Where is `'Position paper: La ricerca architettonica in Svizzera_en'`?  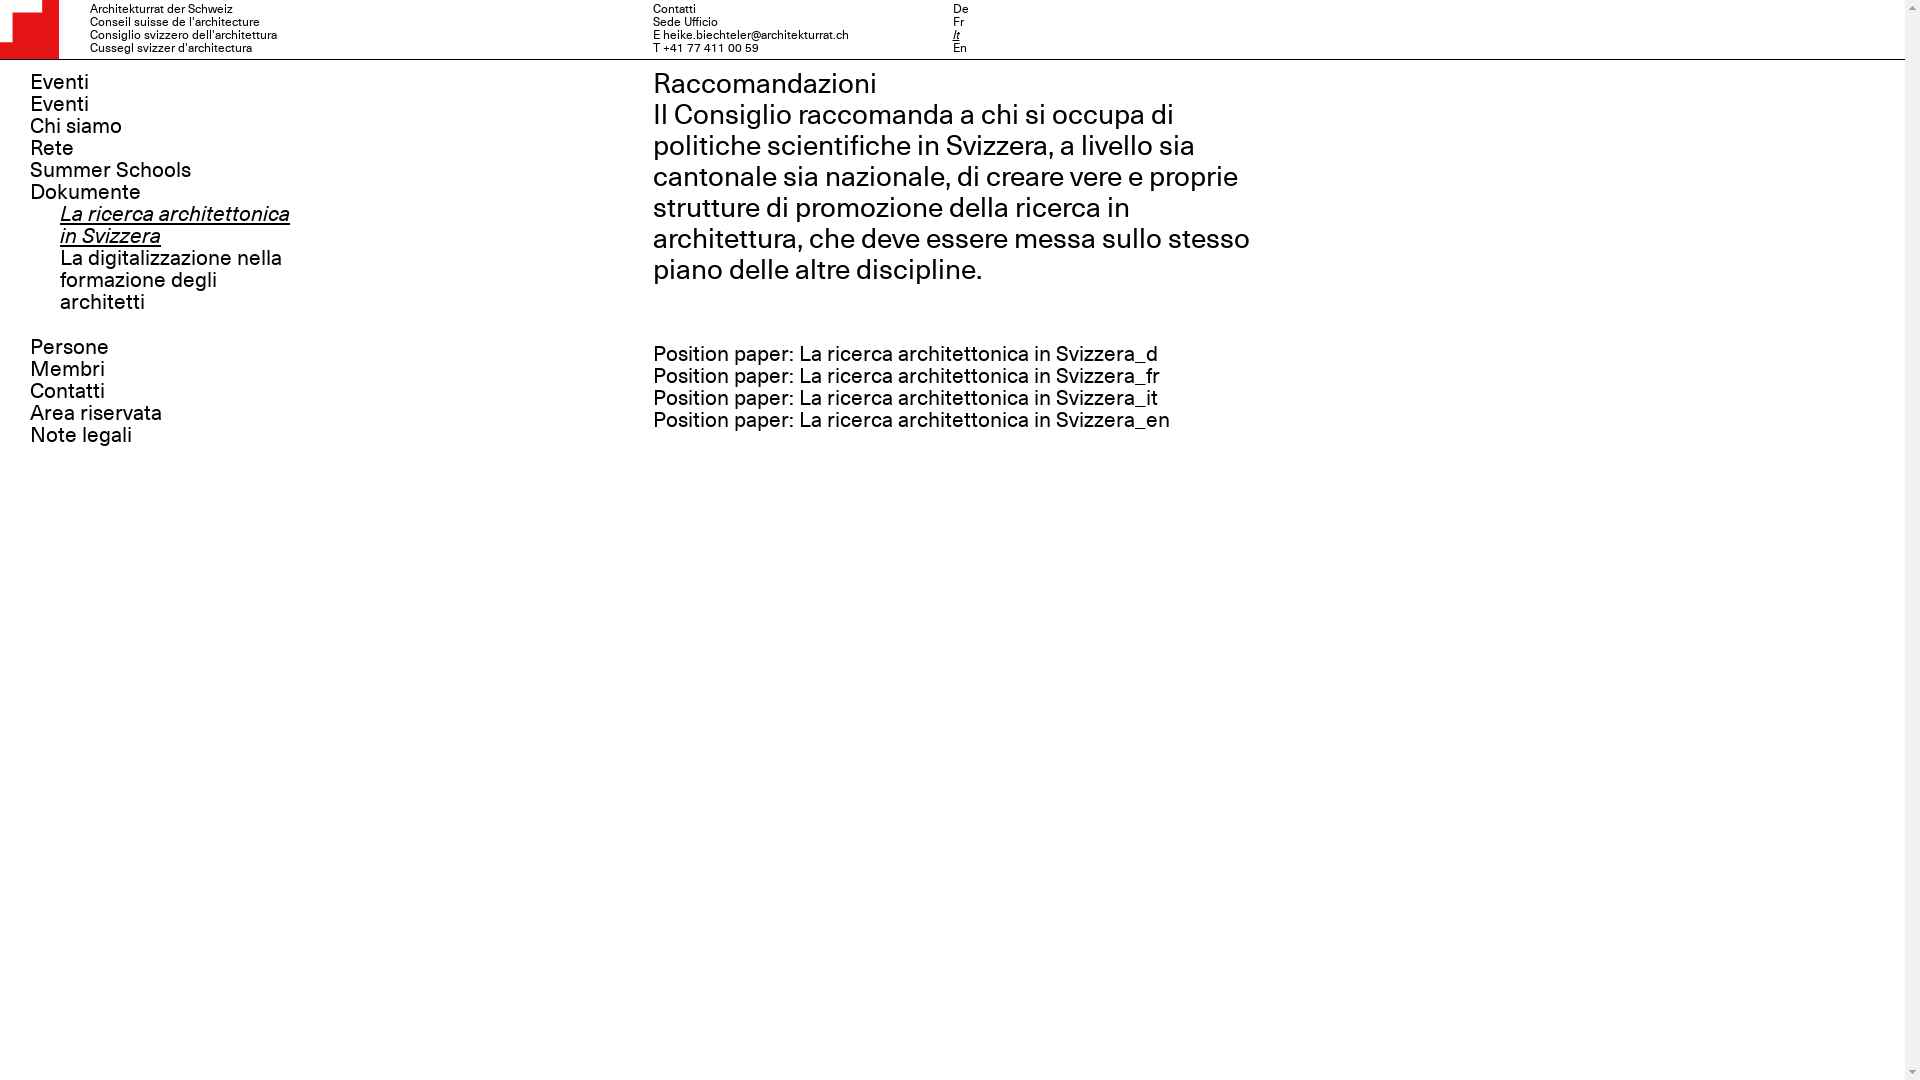 'Position paper: La ricerca architettonica in Svizzera_en' is located at coordinates (909, 419).